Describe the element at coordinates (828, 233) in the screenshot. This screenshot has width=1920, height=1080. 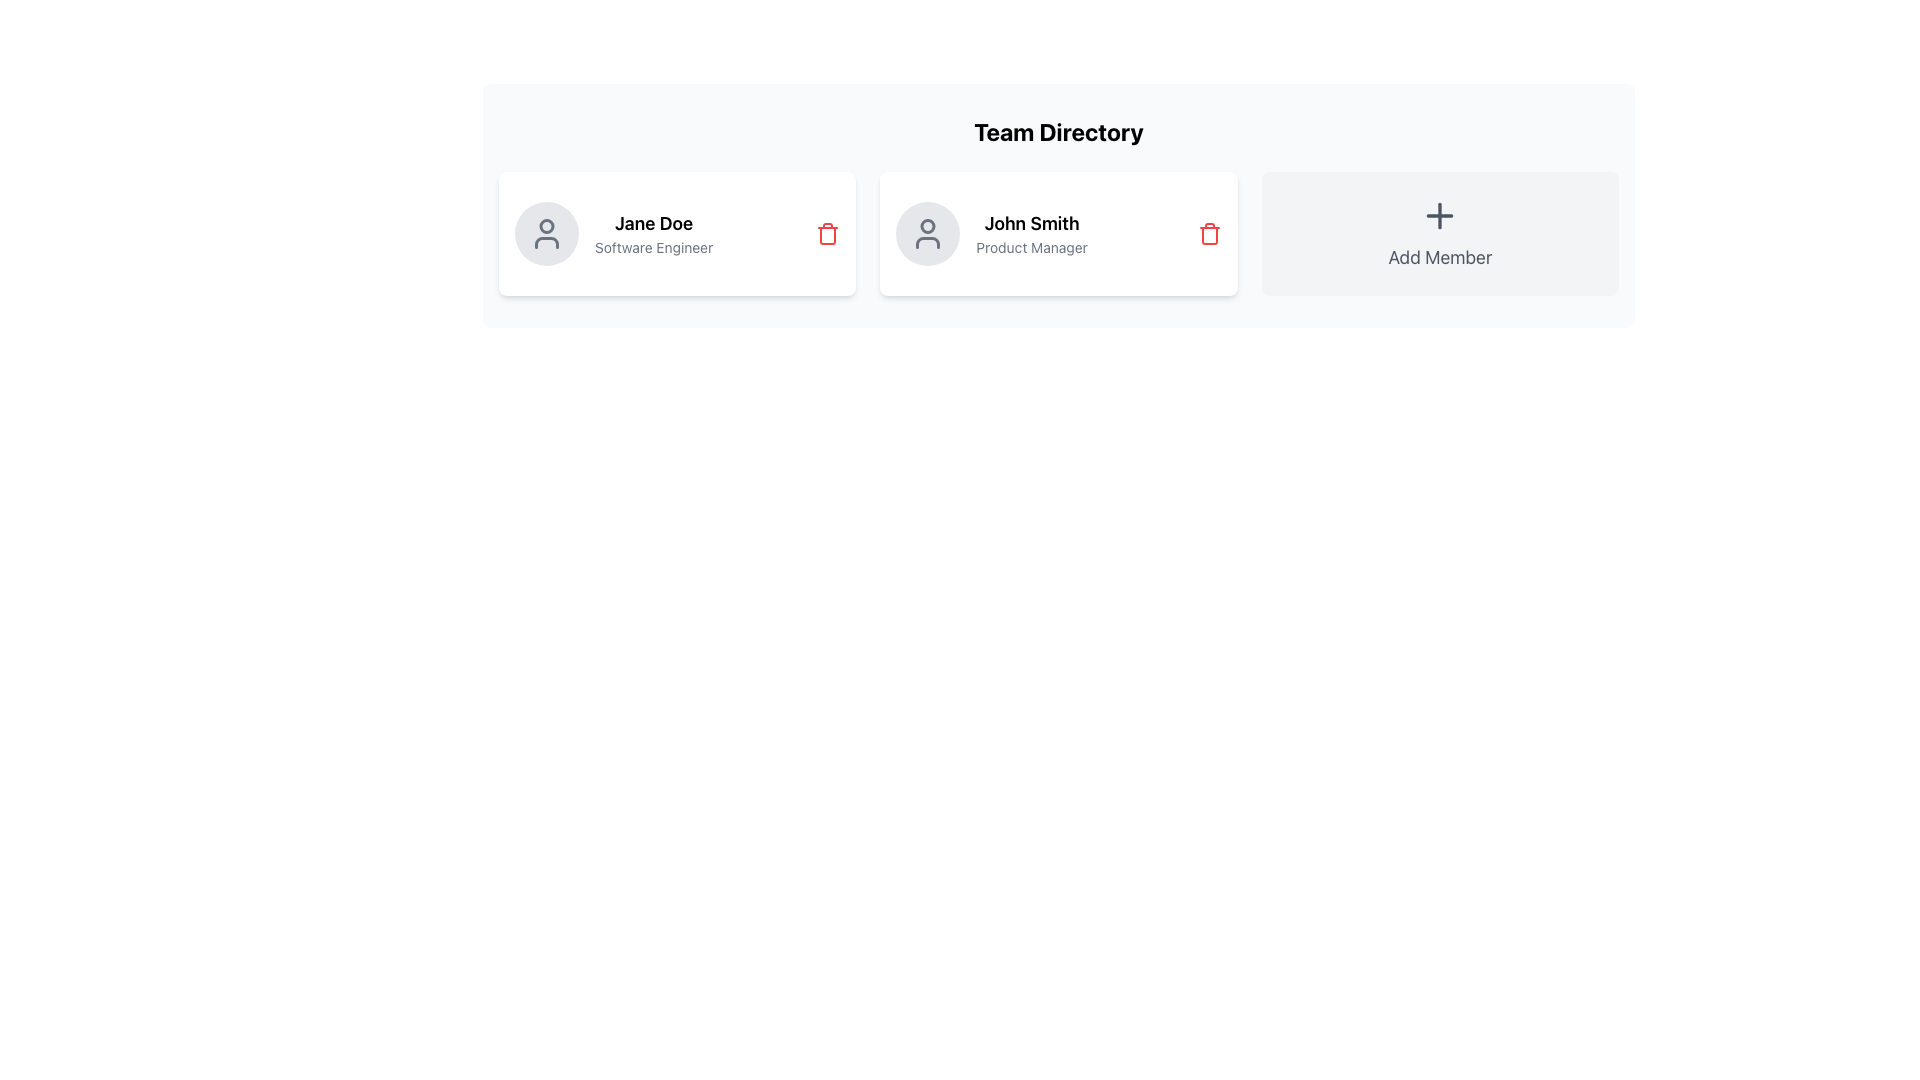
I see `the delete icon button located at the top-right corner of the card for 'Jane Doe', the Software Engineer` at that location.